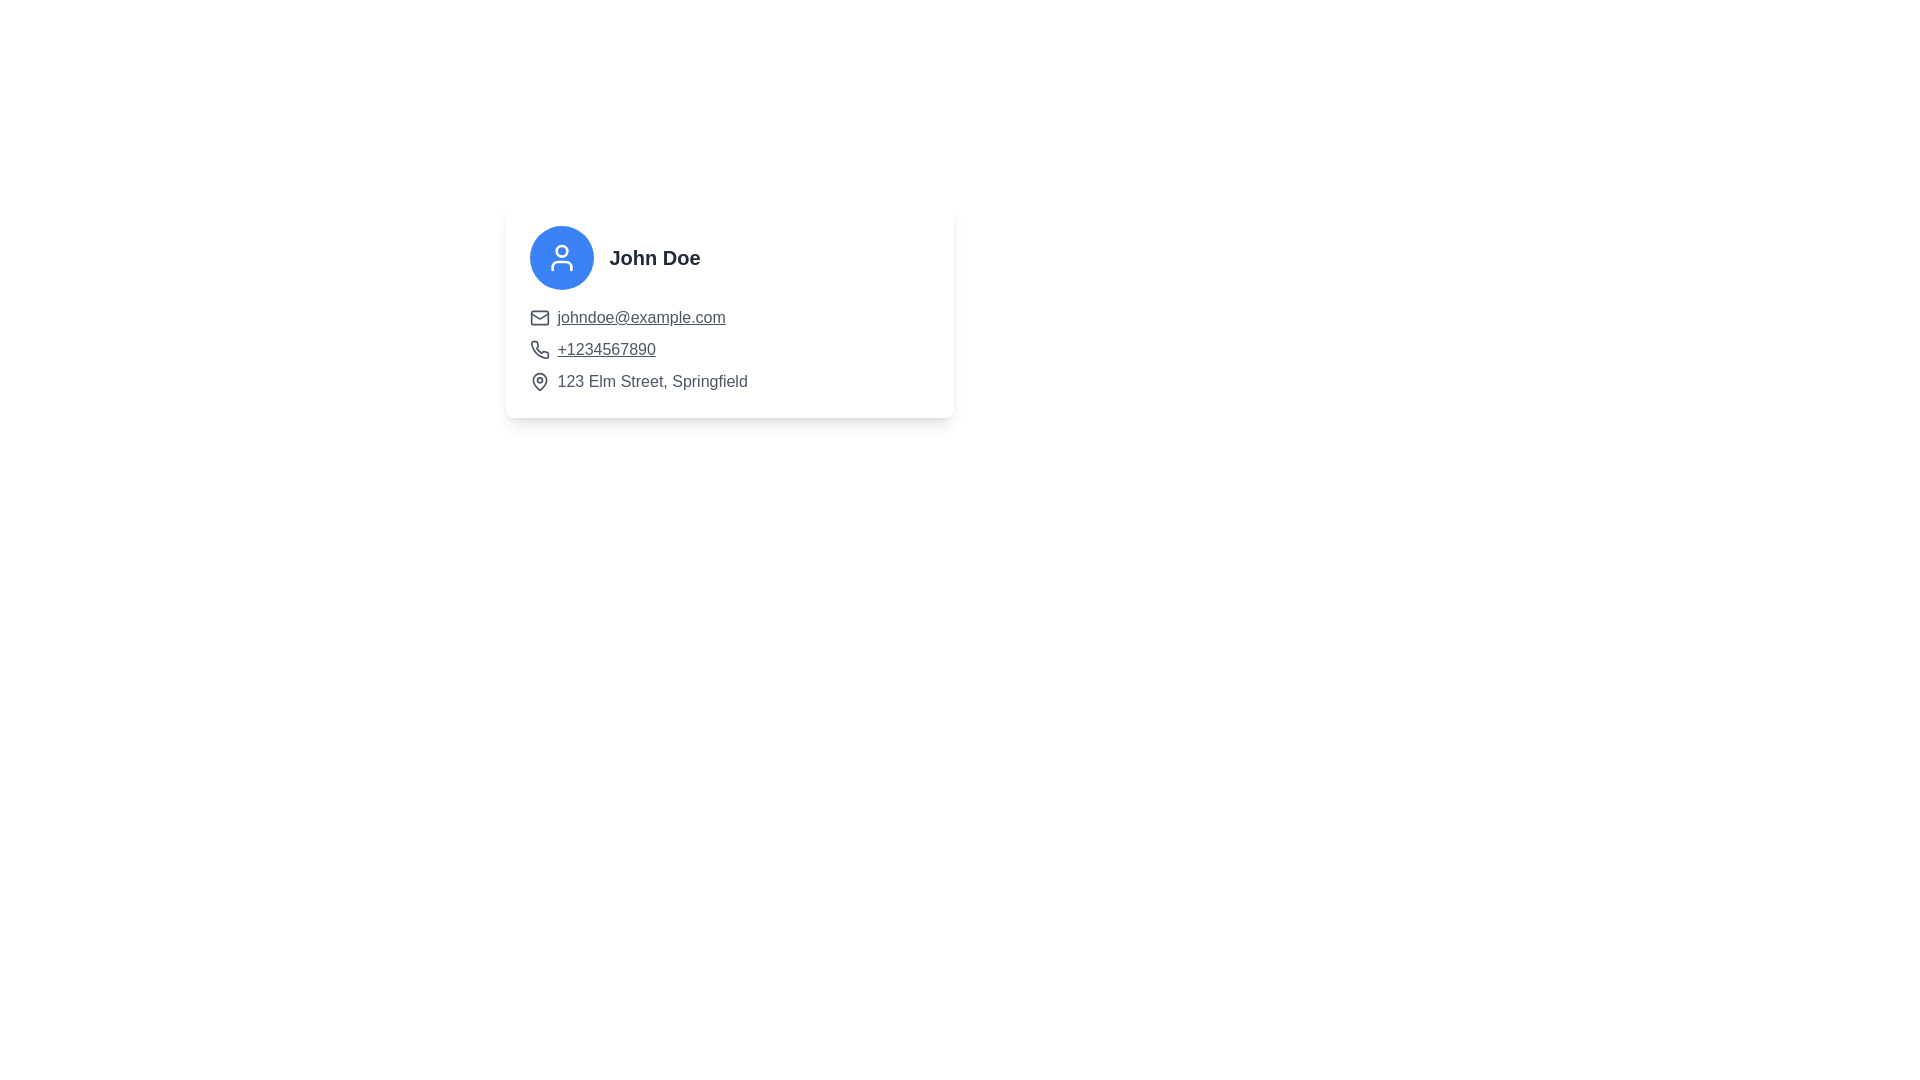  Describe the element at coordinates (539, 348) in the screenshot. I see `the SVG-based phone icon, which is a curved line resembling a telephone receiver, located in the user profile card layout directly preceding the phone number text` at that location.